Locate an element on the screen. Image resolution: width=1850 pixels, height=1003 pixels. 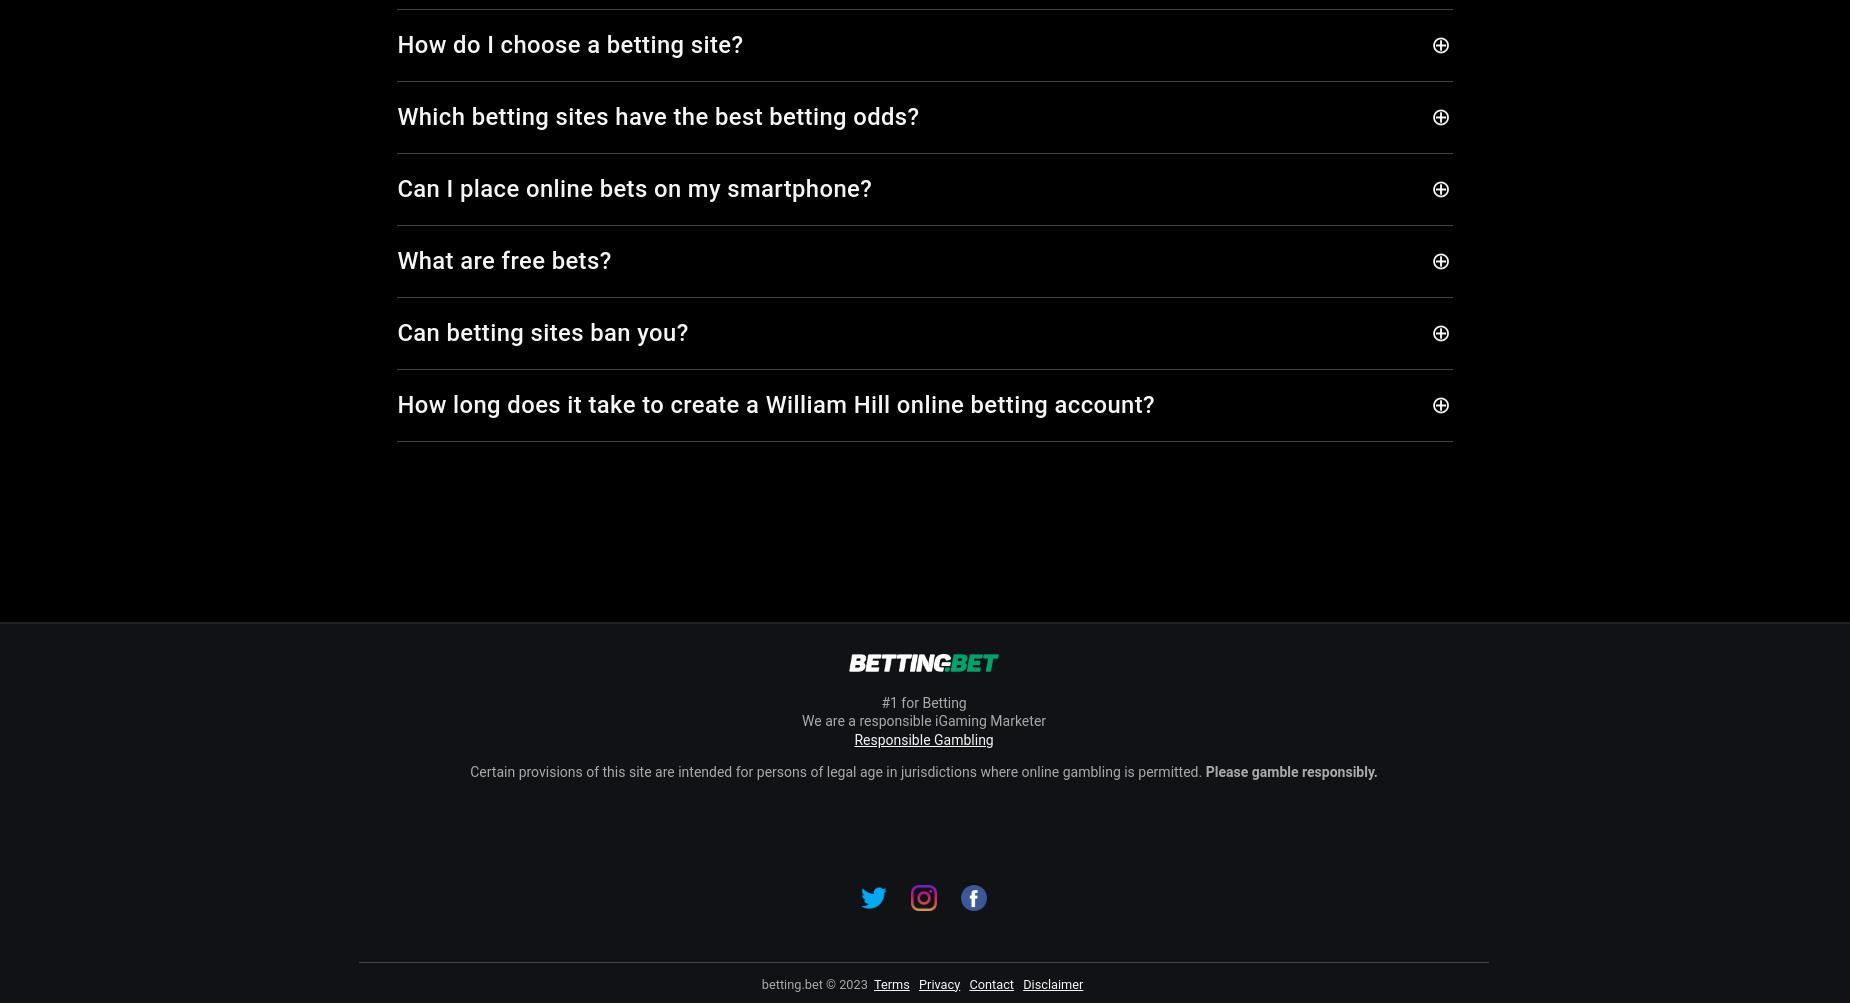
'How do I choose a betting site?' is located at coordinates (396, 45).